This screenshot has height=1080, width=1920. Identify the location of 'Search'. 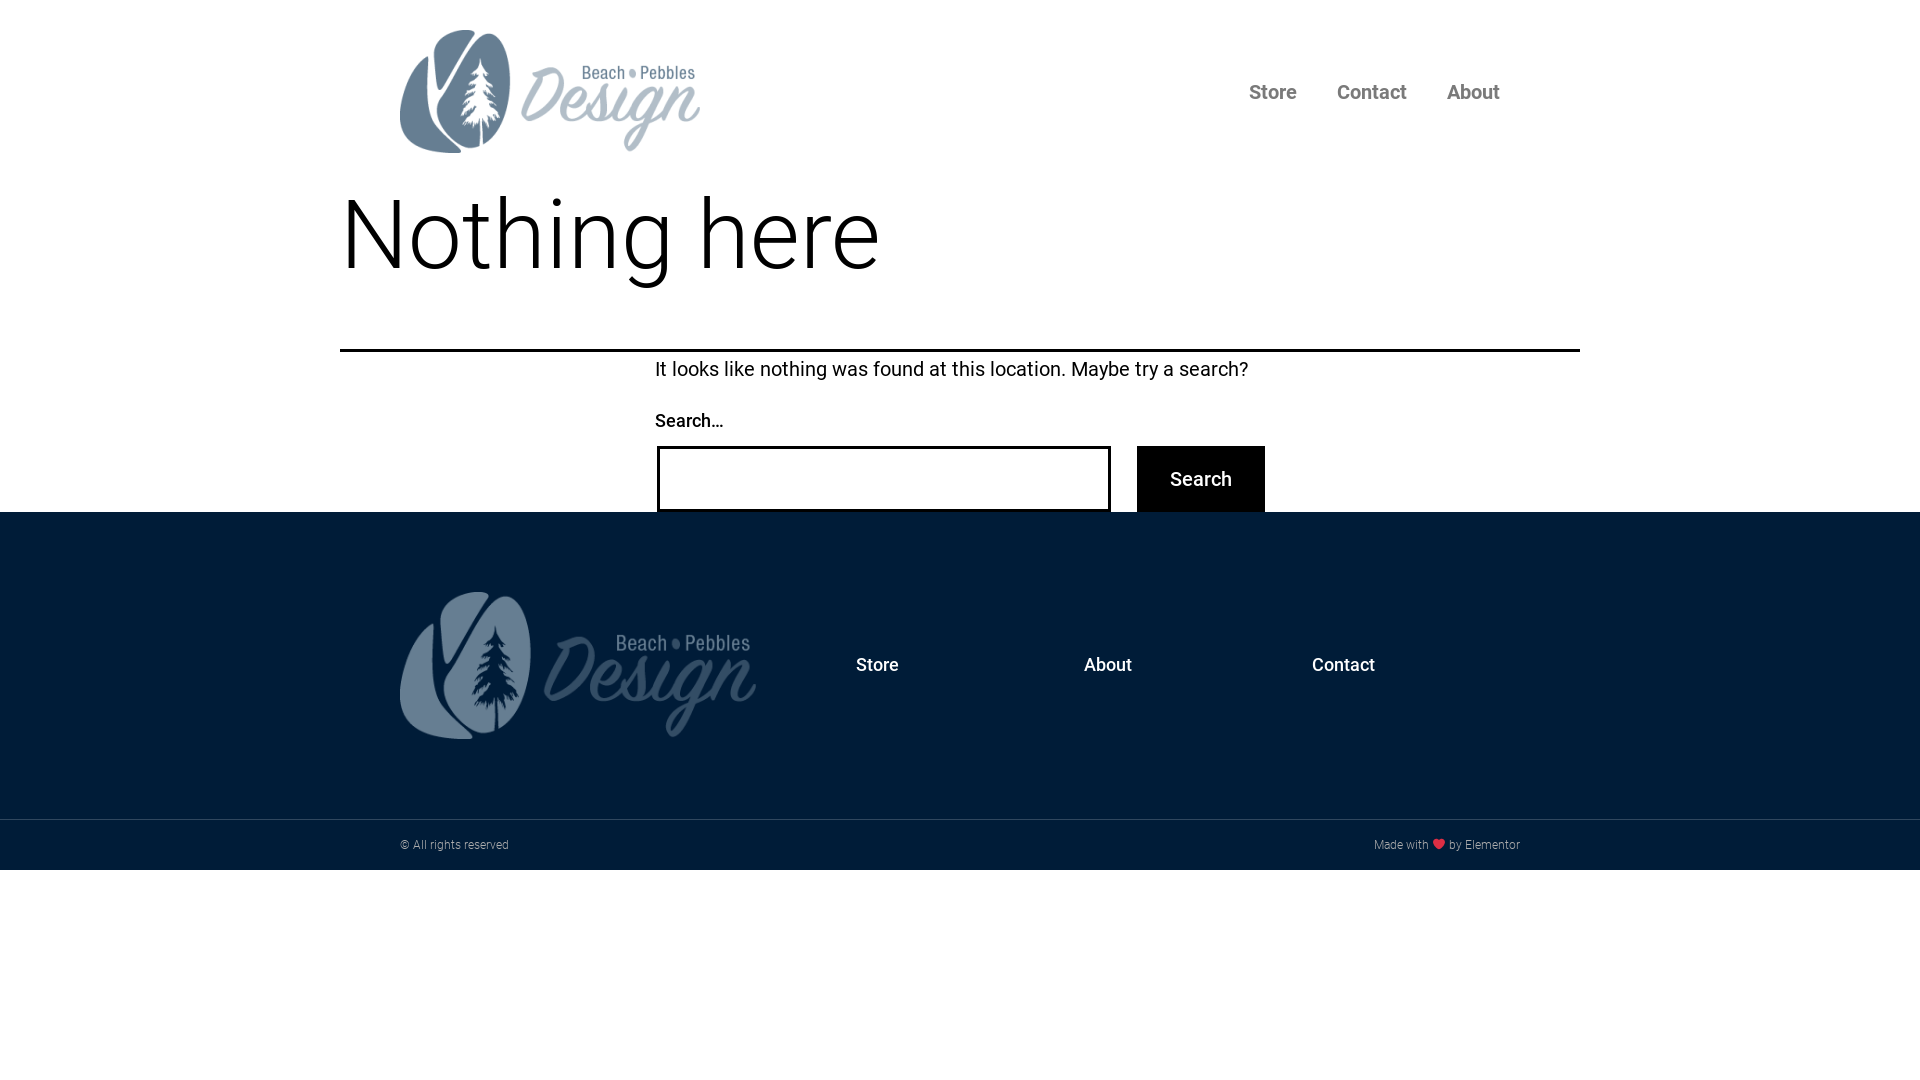
(1200, 478).